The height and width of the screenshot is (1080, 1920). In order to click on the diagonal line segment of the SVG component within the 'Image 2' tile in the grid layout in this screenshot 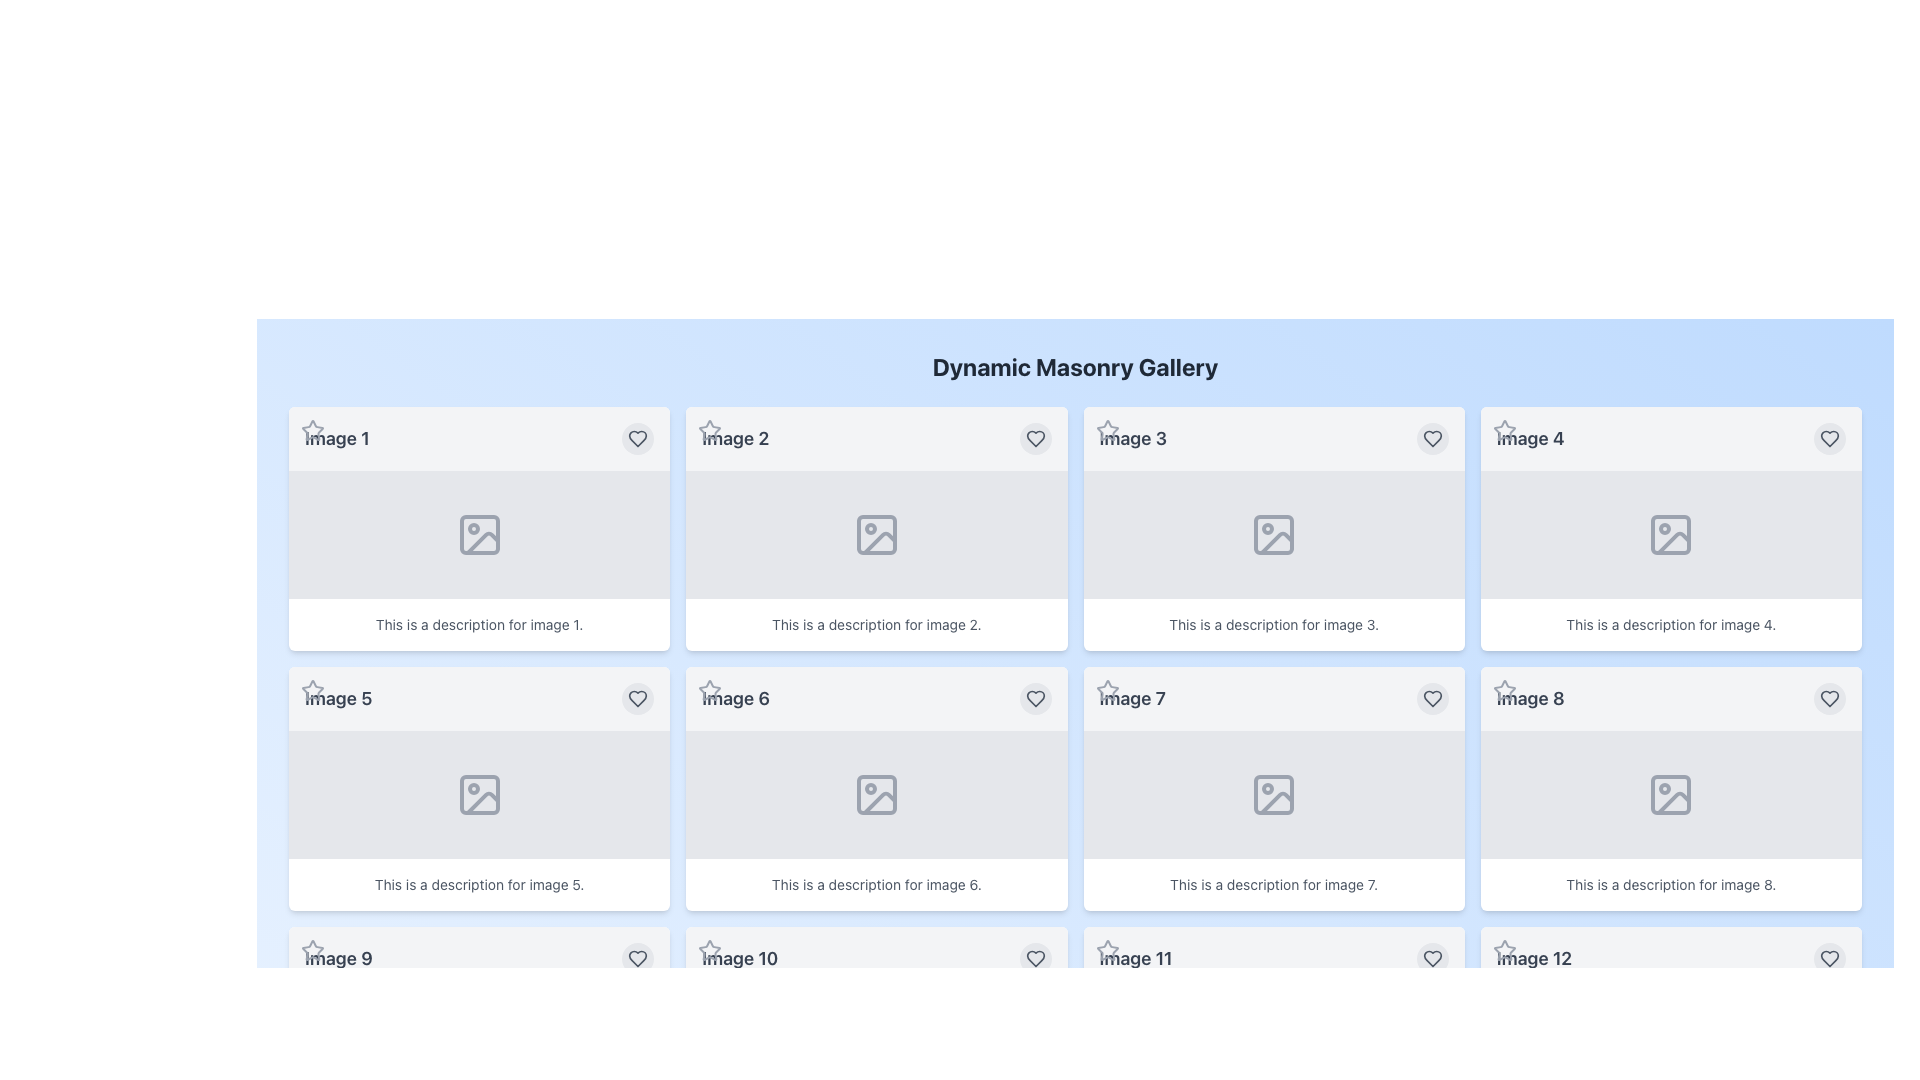, I will do `click(879, 543)`.